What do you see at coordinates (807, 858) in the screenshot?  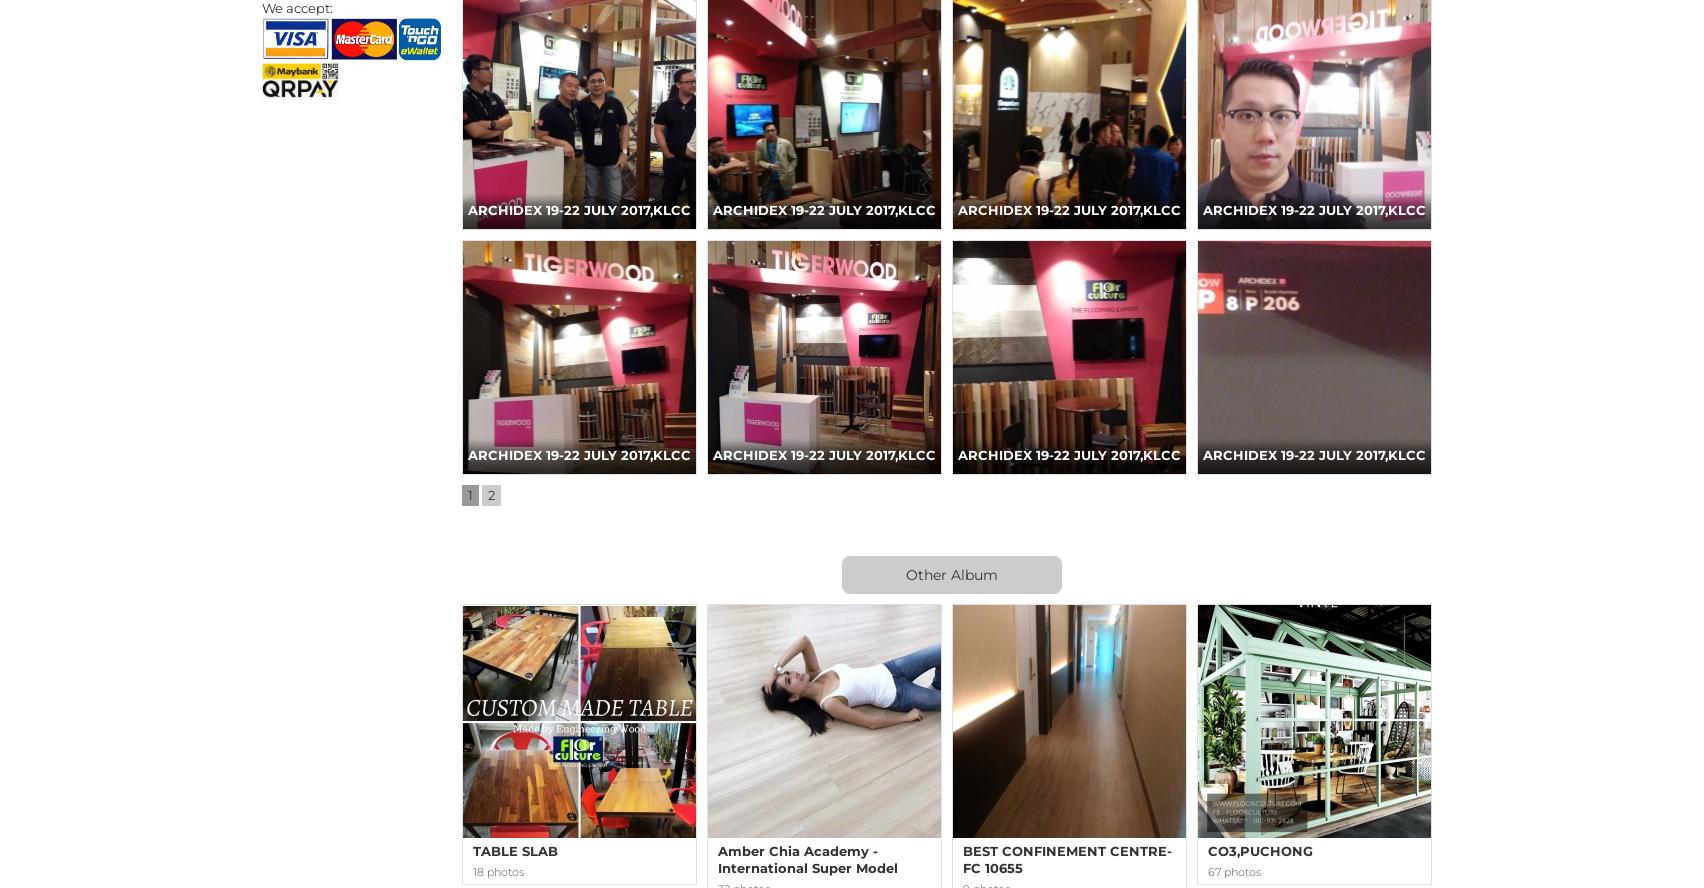 I see `'Amber Chia Academy - International Super Model'` at bounding box center [807, 858].